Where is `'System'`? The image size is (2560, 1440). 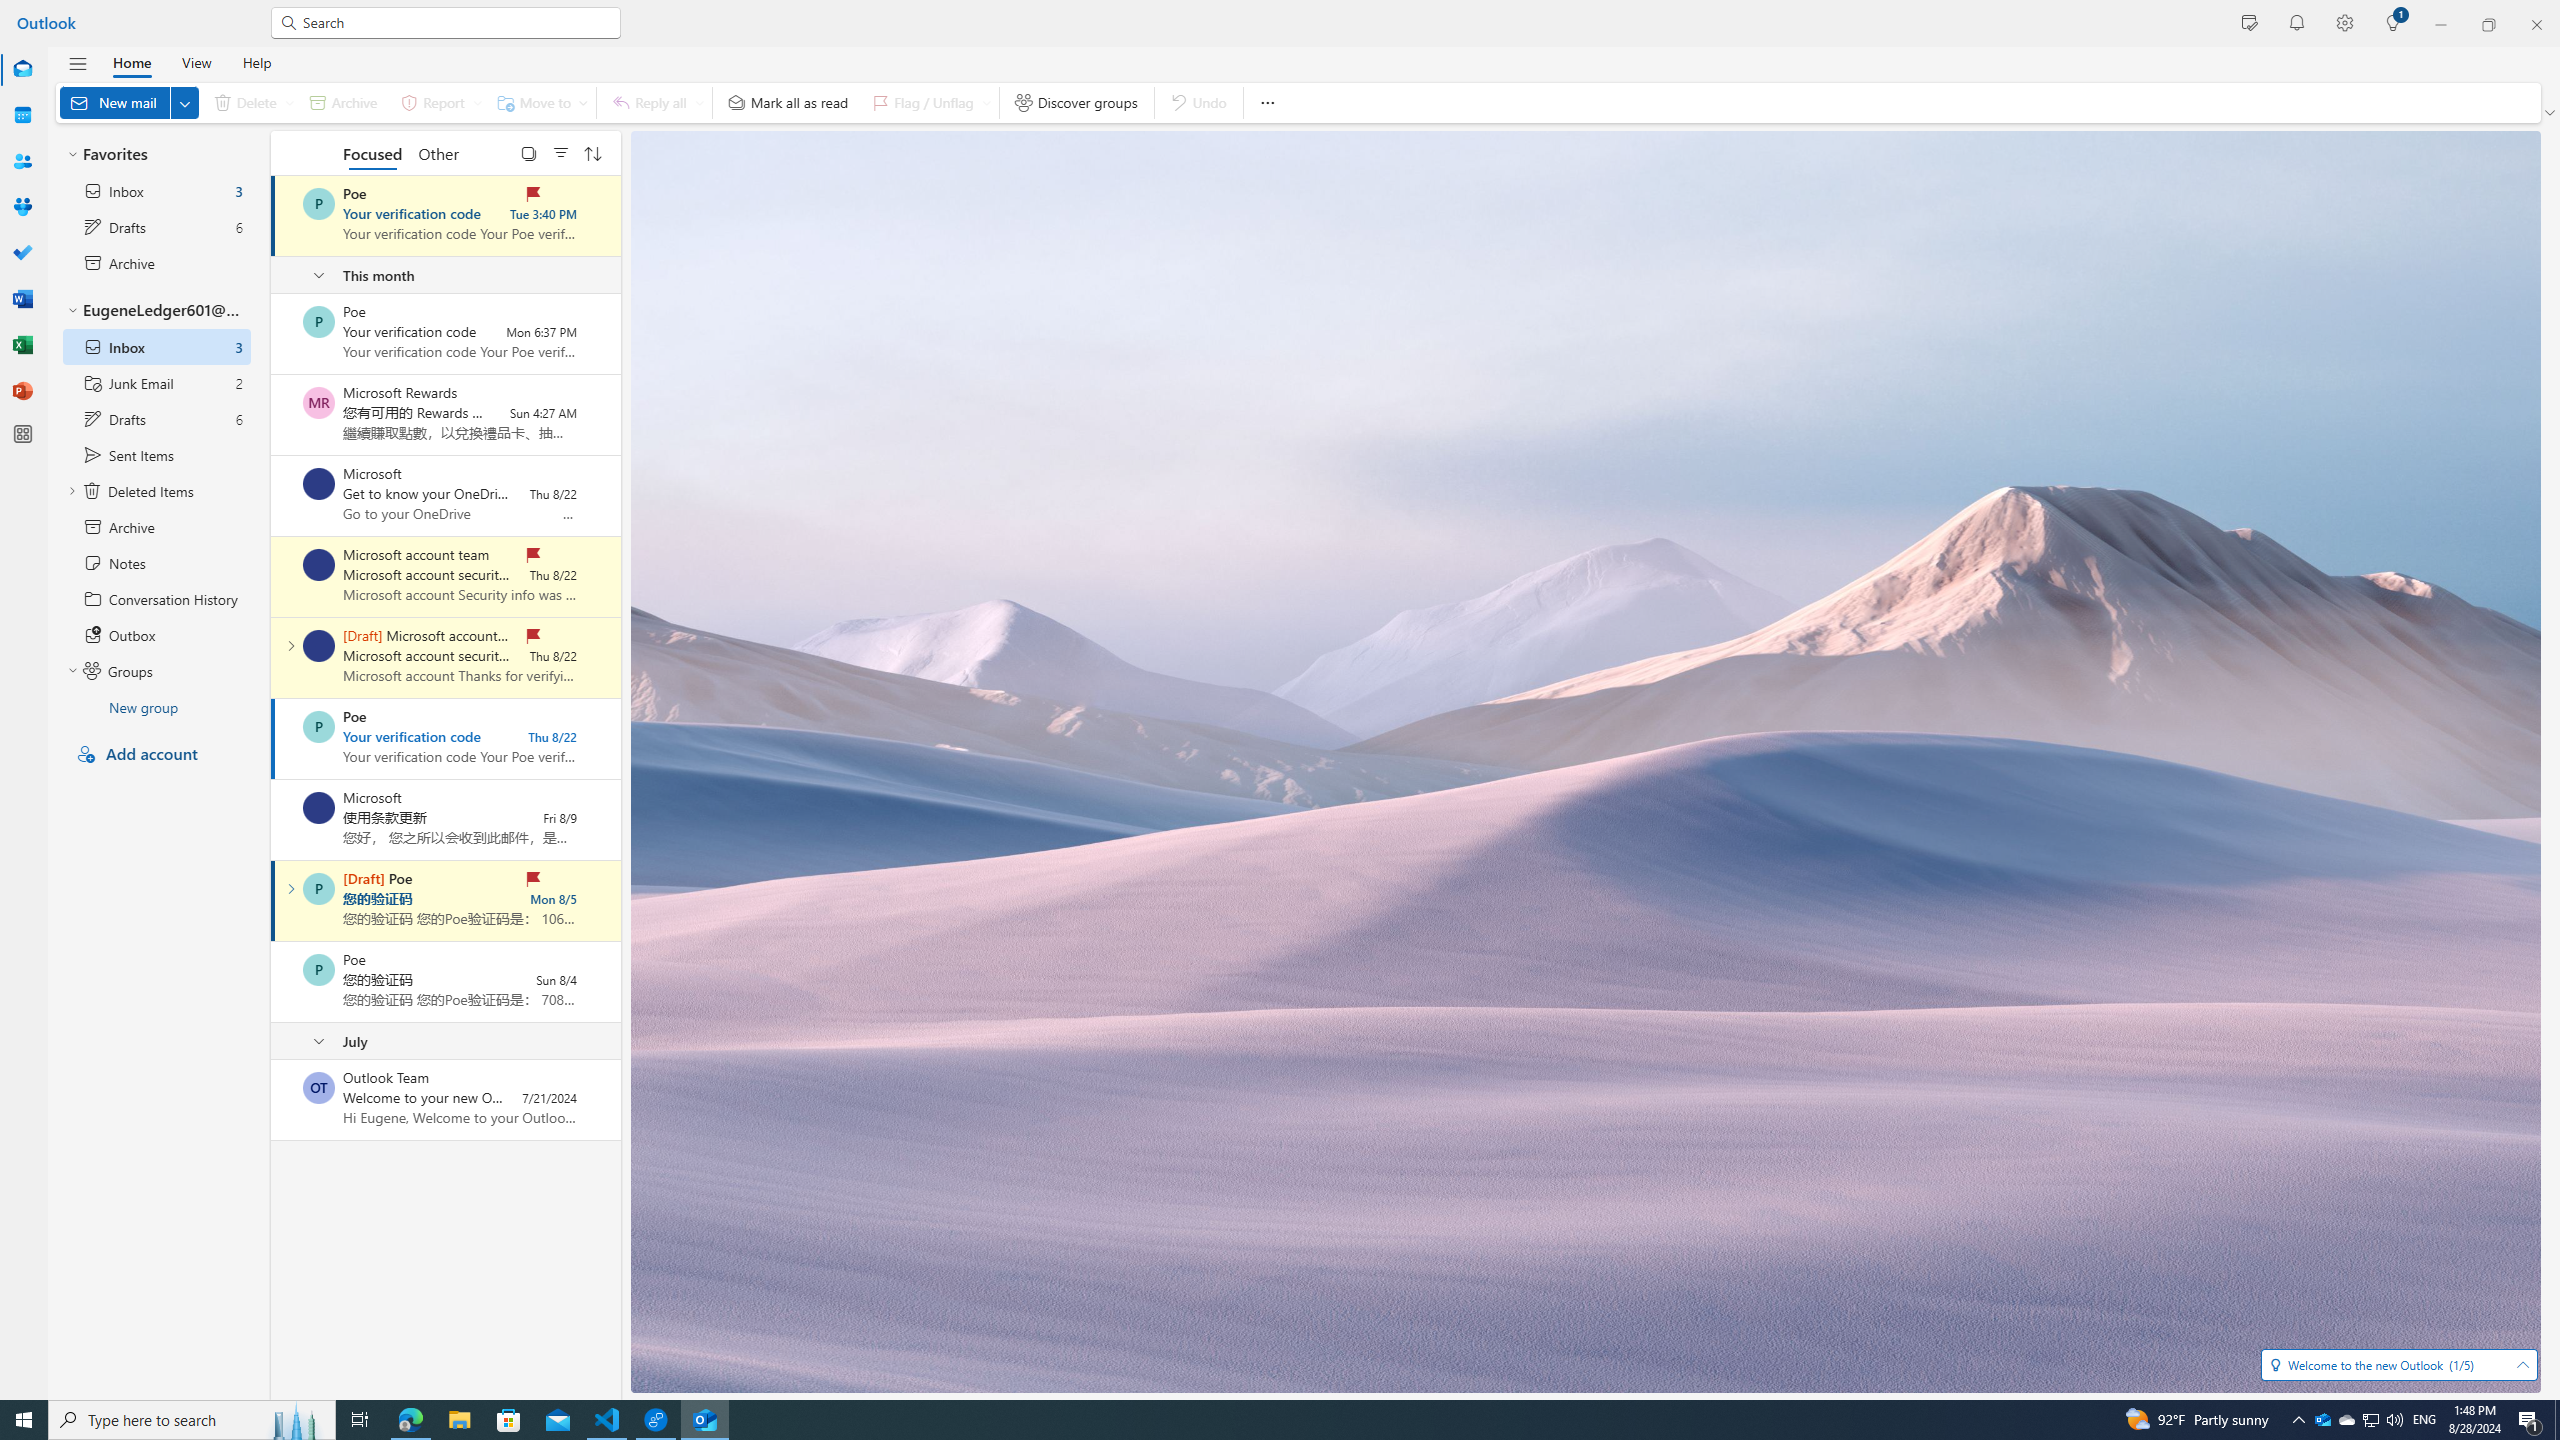
'System' is located at coordinates (11, 9).